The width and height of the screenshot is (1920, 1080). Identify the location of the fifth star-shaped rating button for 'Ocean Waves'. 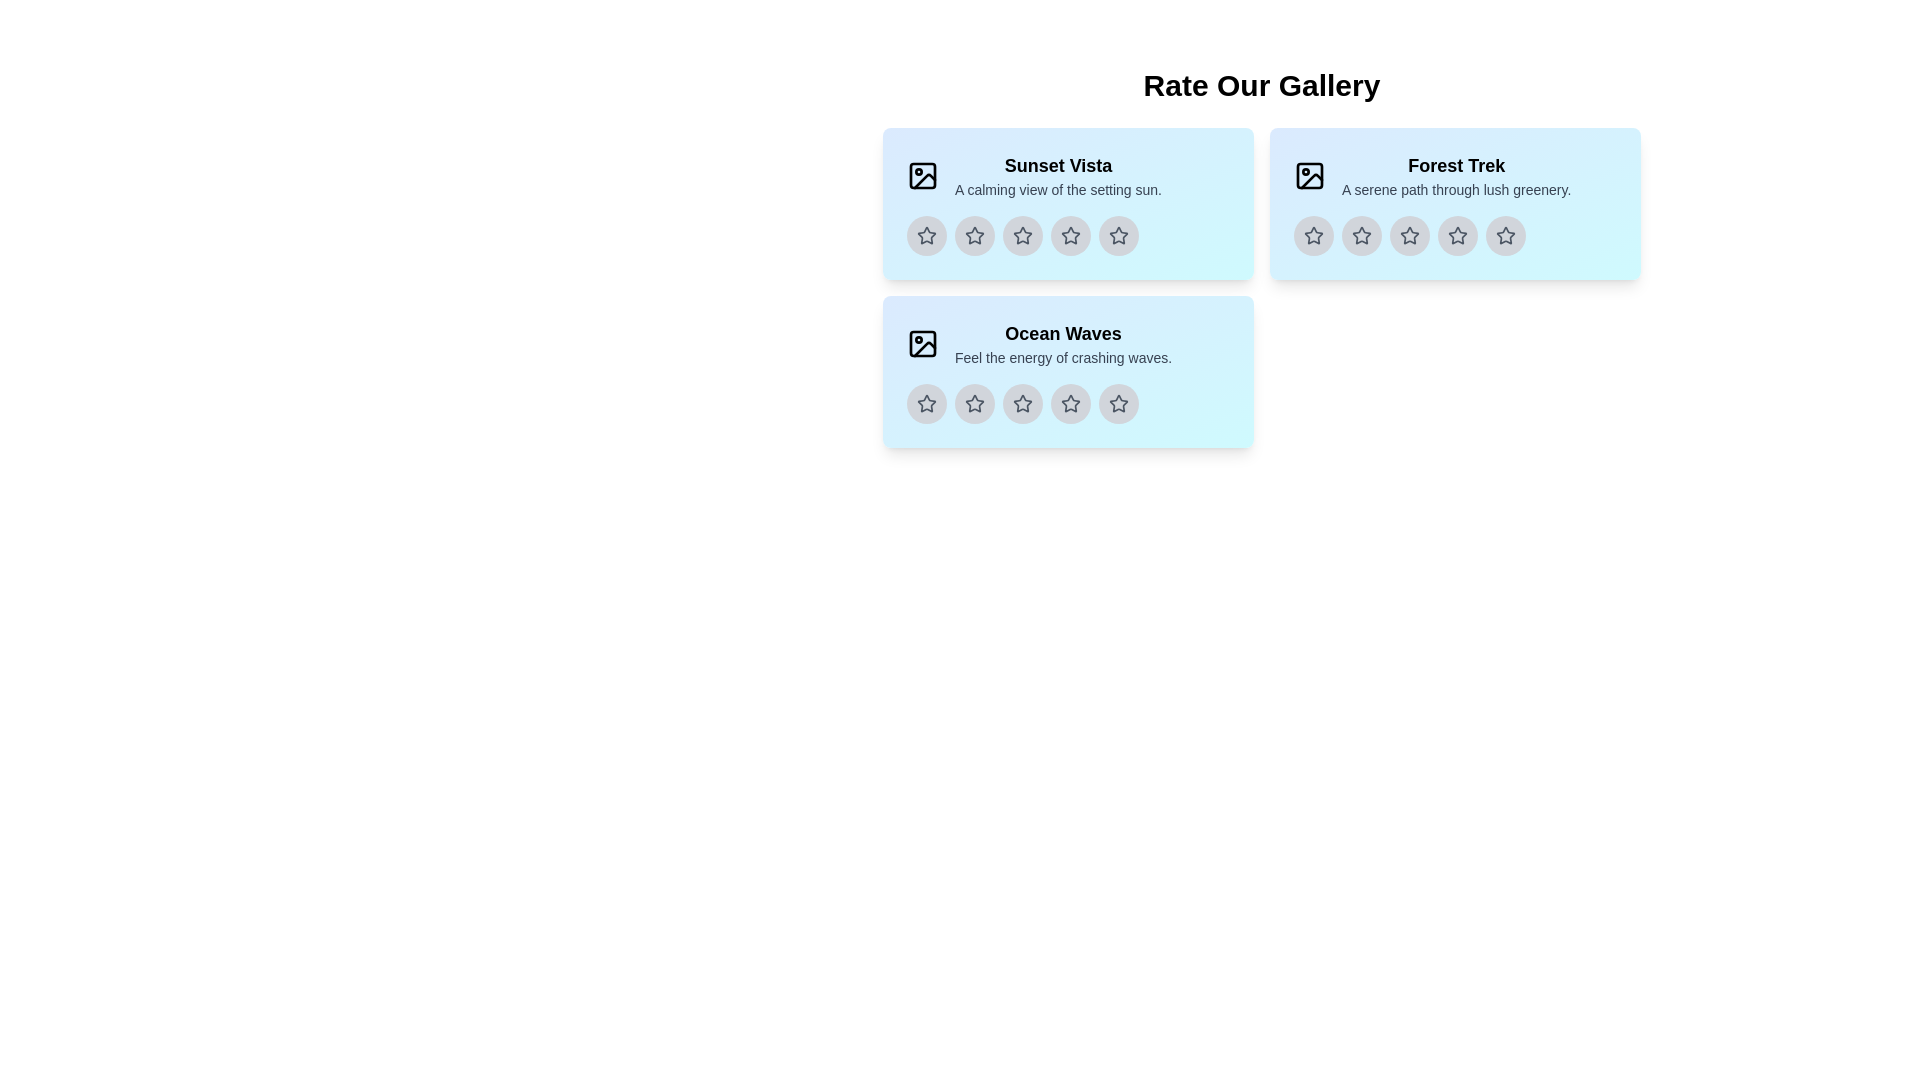
(1117, 402).